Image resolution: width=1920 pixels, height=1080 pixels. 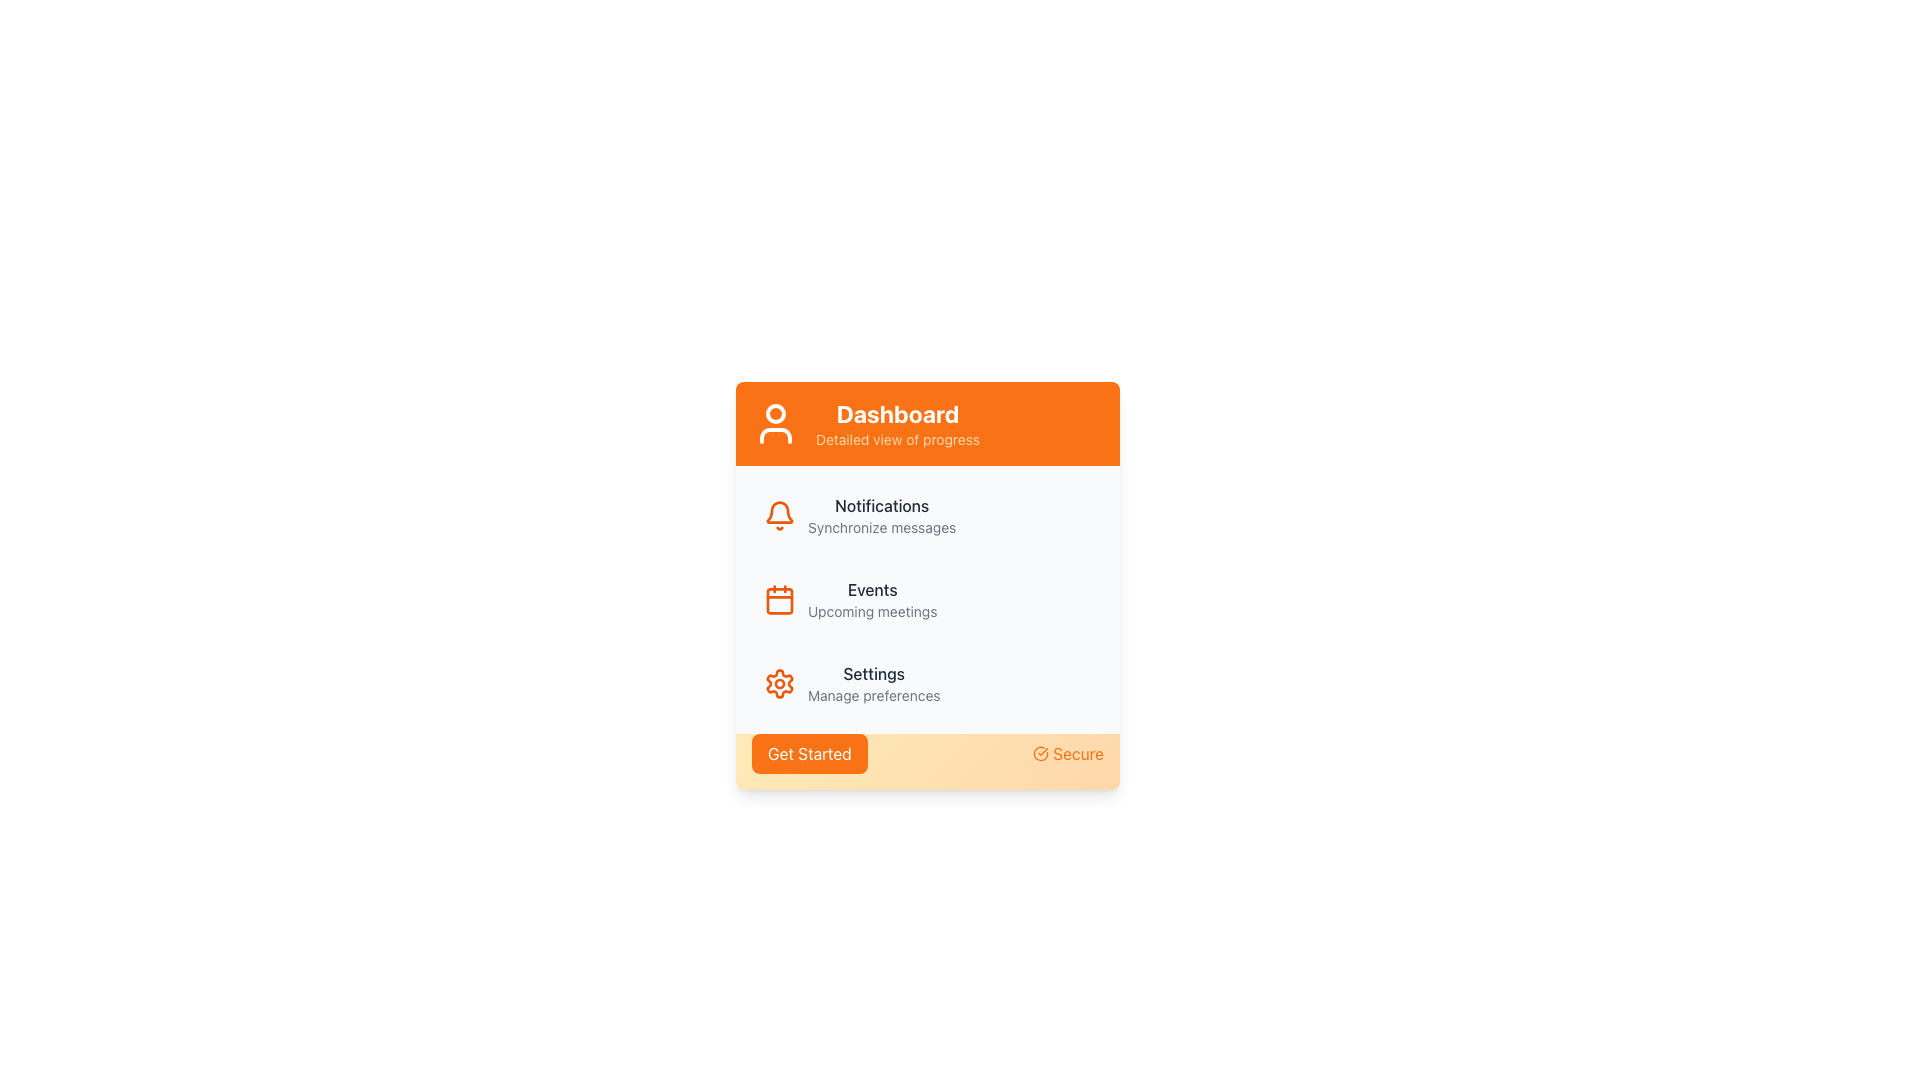 What do you see at coordinates (874, 682) in the screenshot?
I see `the text display element that shows 'Settings' in bold dark-gray font and 'Manage preferences' in lighter gray font, located in the settings section of a user panel` at bounding box center [874, 682].